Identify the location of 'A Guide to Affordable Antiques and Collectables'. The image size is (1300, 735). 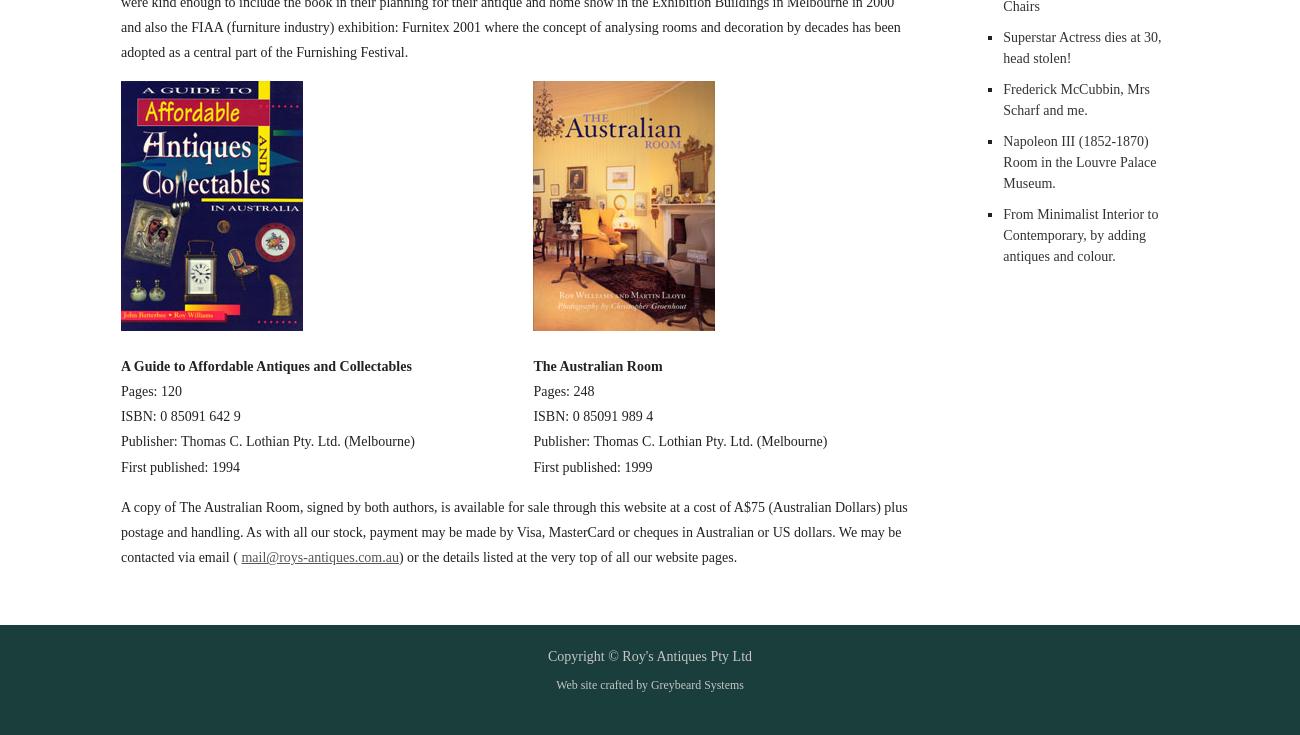
(264, 364).